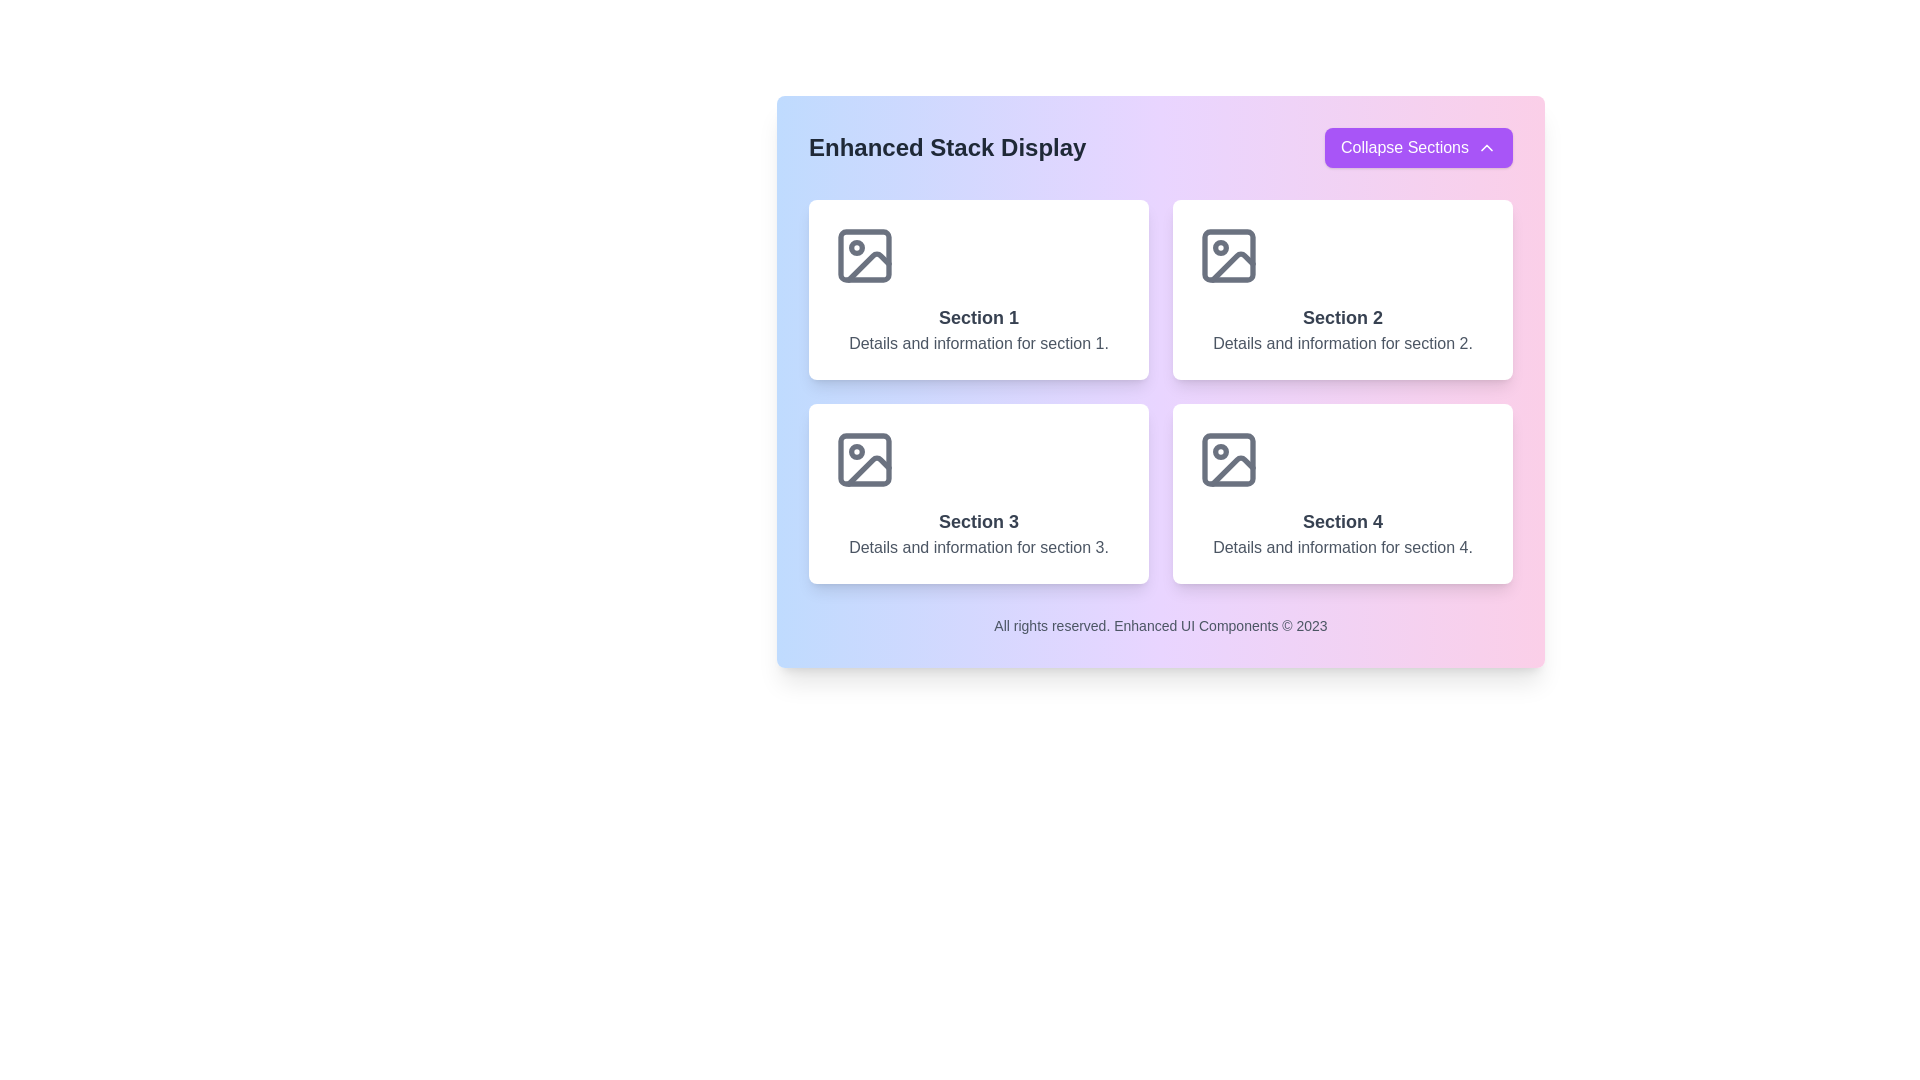  I want to click on the text label displaying 'Section 3', located in the second row, first column of a 2x2 grid layout, so click(979, 520).